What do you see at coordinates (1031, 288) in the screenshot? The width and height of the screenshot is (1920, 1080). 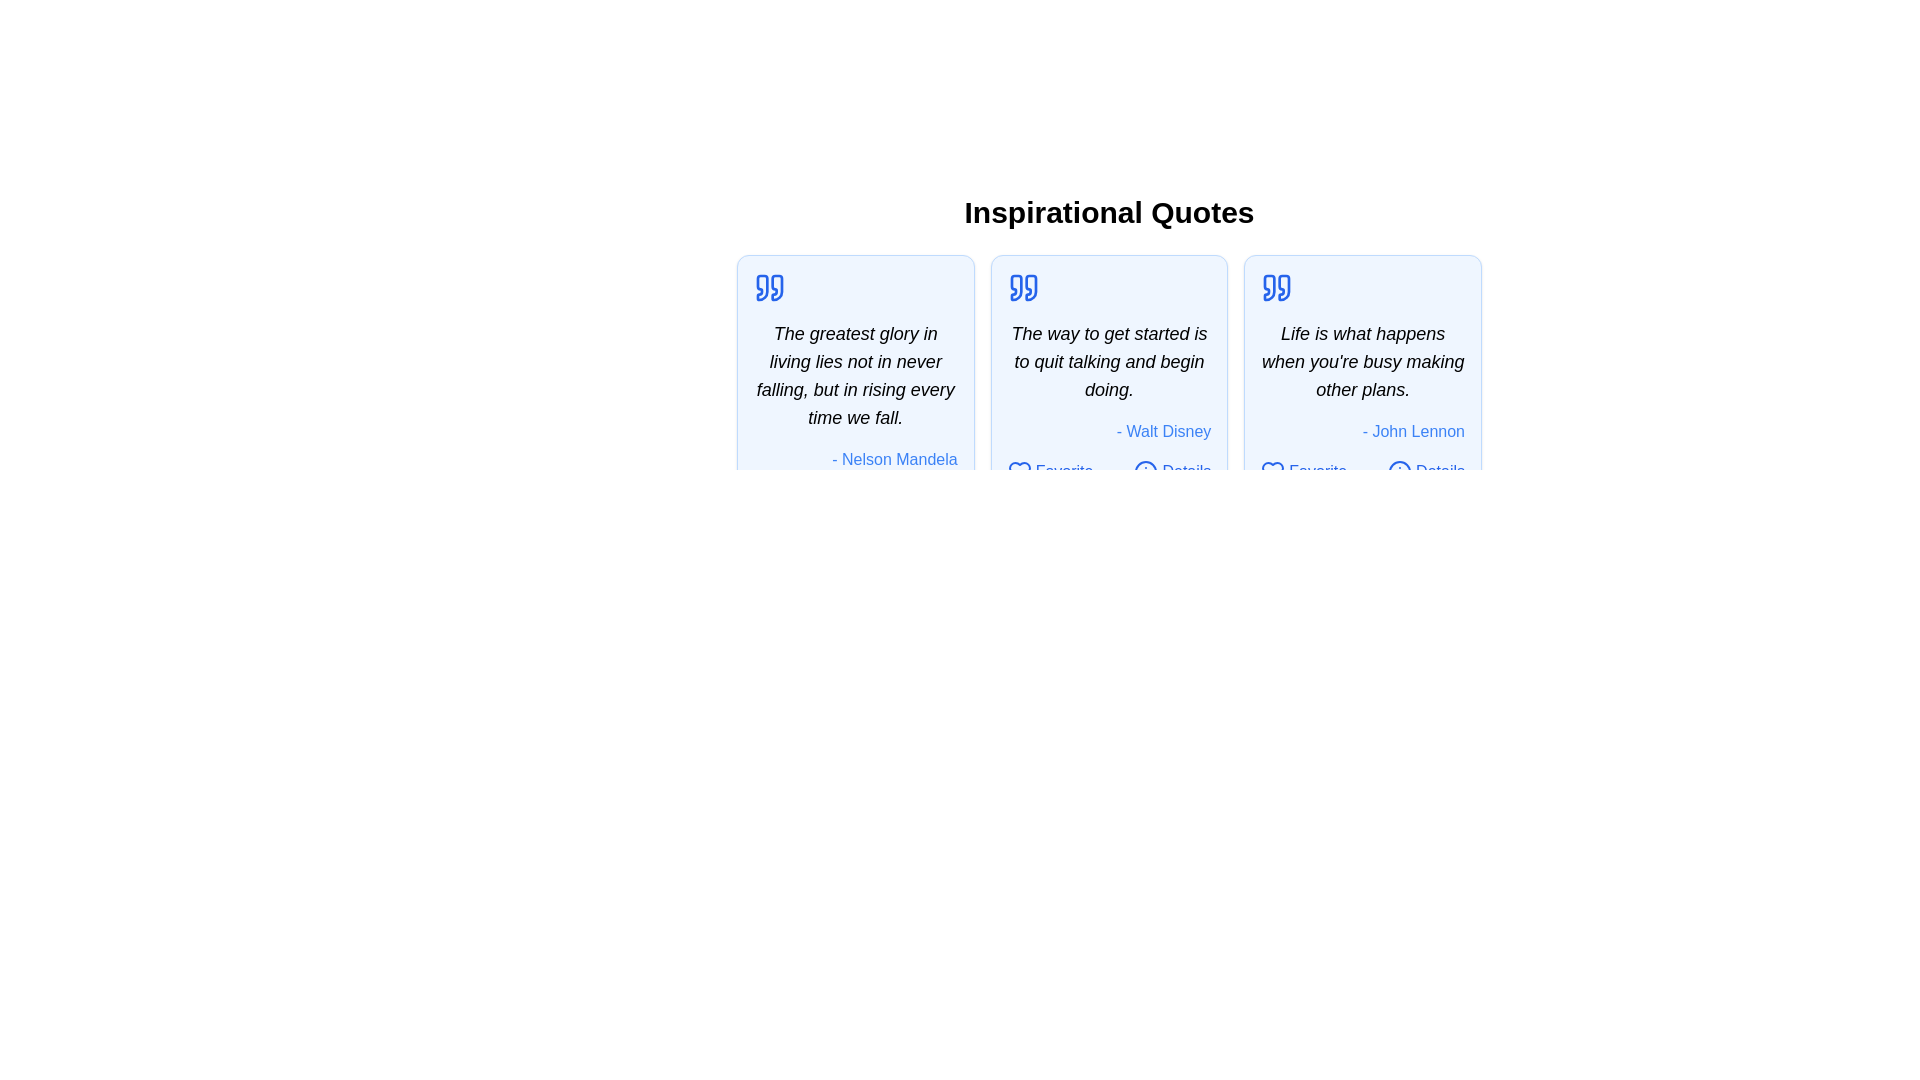 I see `the second quotation mark icon in the center card of the three-card layout, which is styled in blue and features a minimalistic design` at bounding box center [1031, 288].